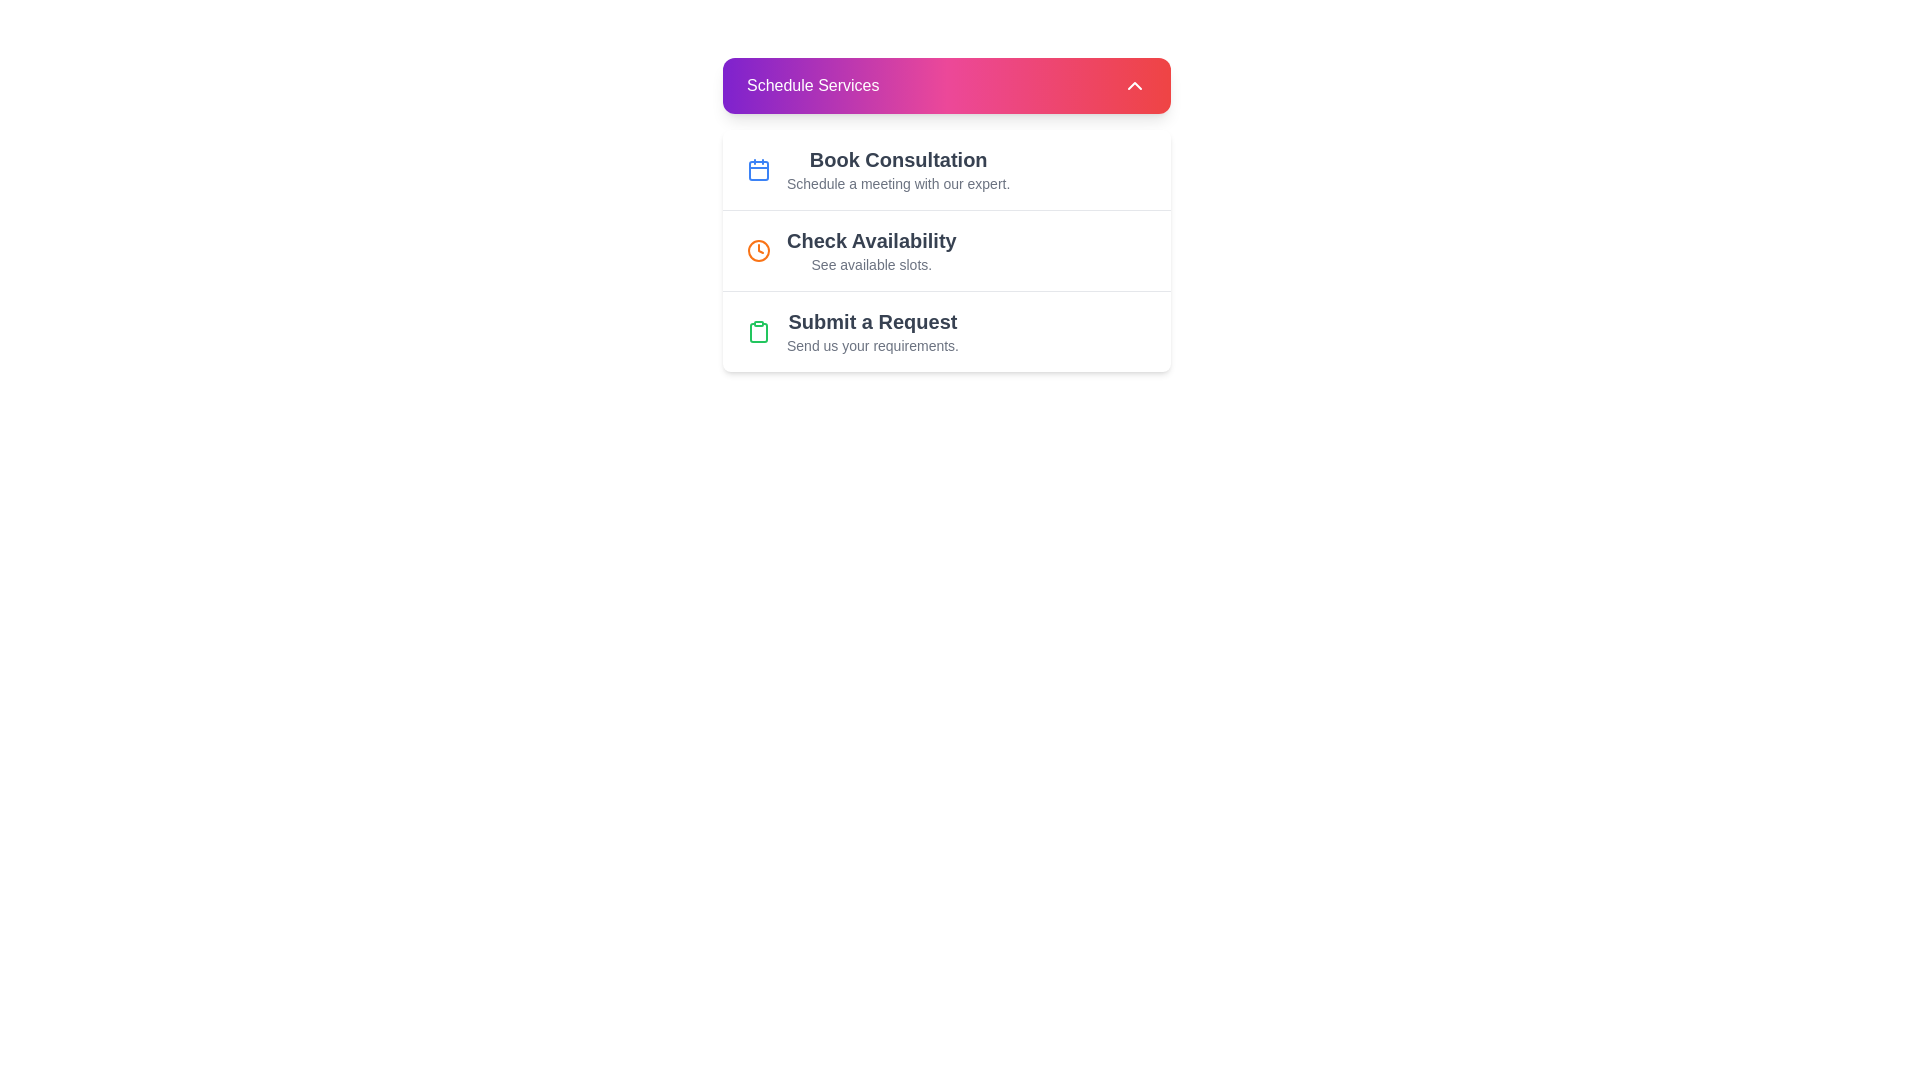 Image resolution: width=1920 pixels, height=1080 pixels. I want to click on the upward-pointing chevron icon located in a red circular area on the right side of the 'Schedule Services' header, so click(1134, 84).